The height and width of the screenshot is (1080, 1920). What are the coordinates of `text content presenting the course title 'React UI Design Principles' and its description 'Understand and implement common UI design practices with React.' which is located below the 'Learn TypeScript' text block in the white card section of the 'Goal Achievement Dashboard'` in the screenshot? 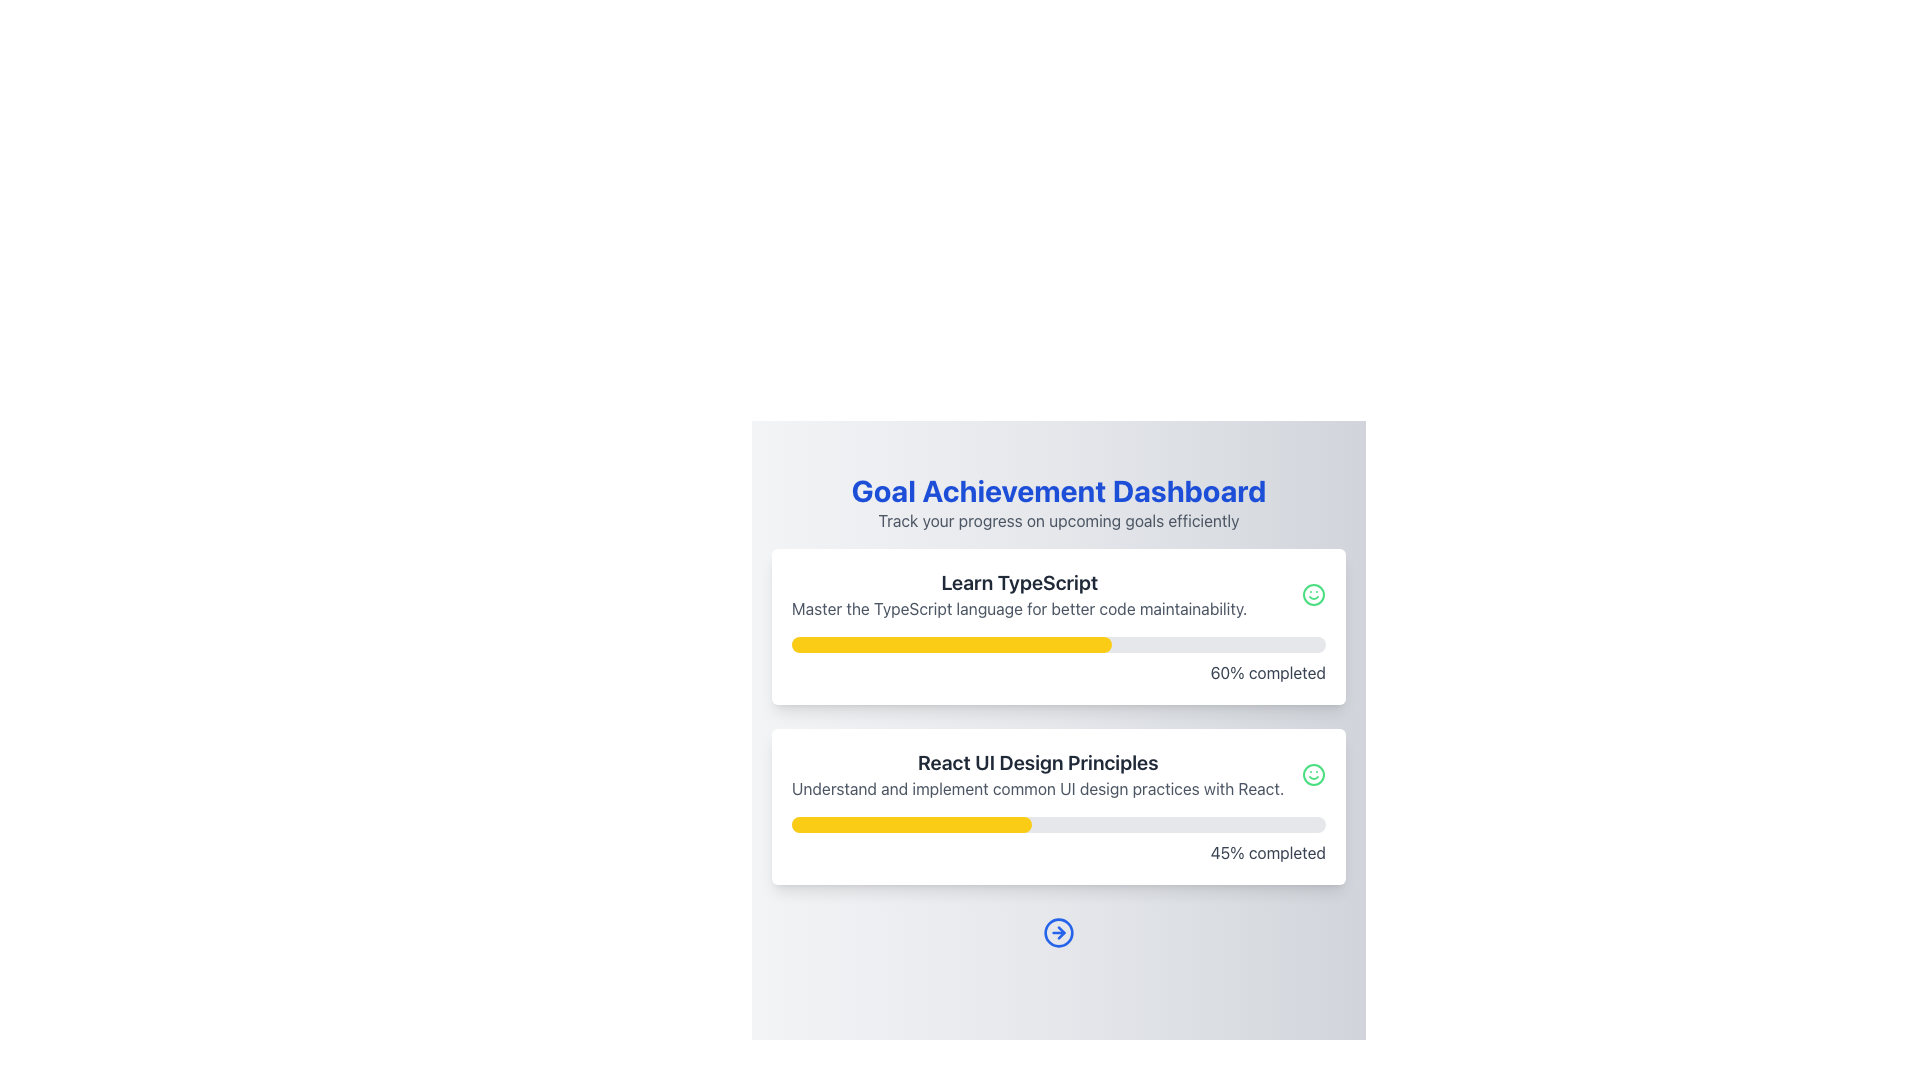 It's located at (1038, 774).